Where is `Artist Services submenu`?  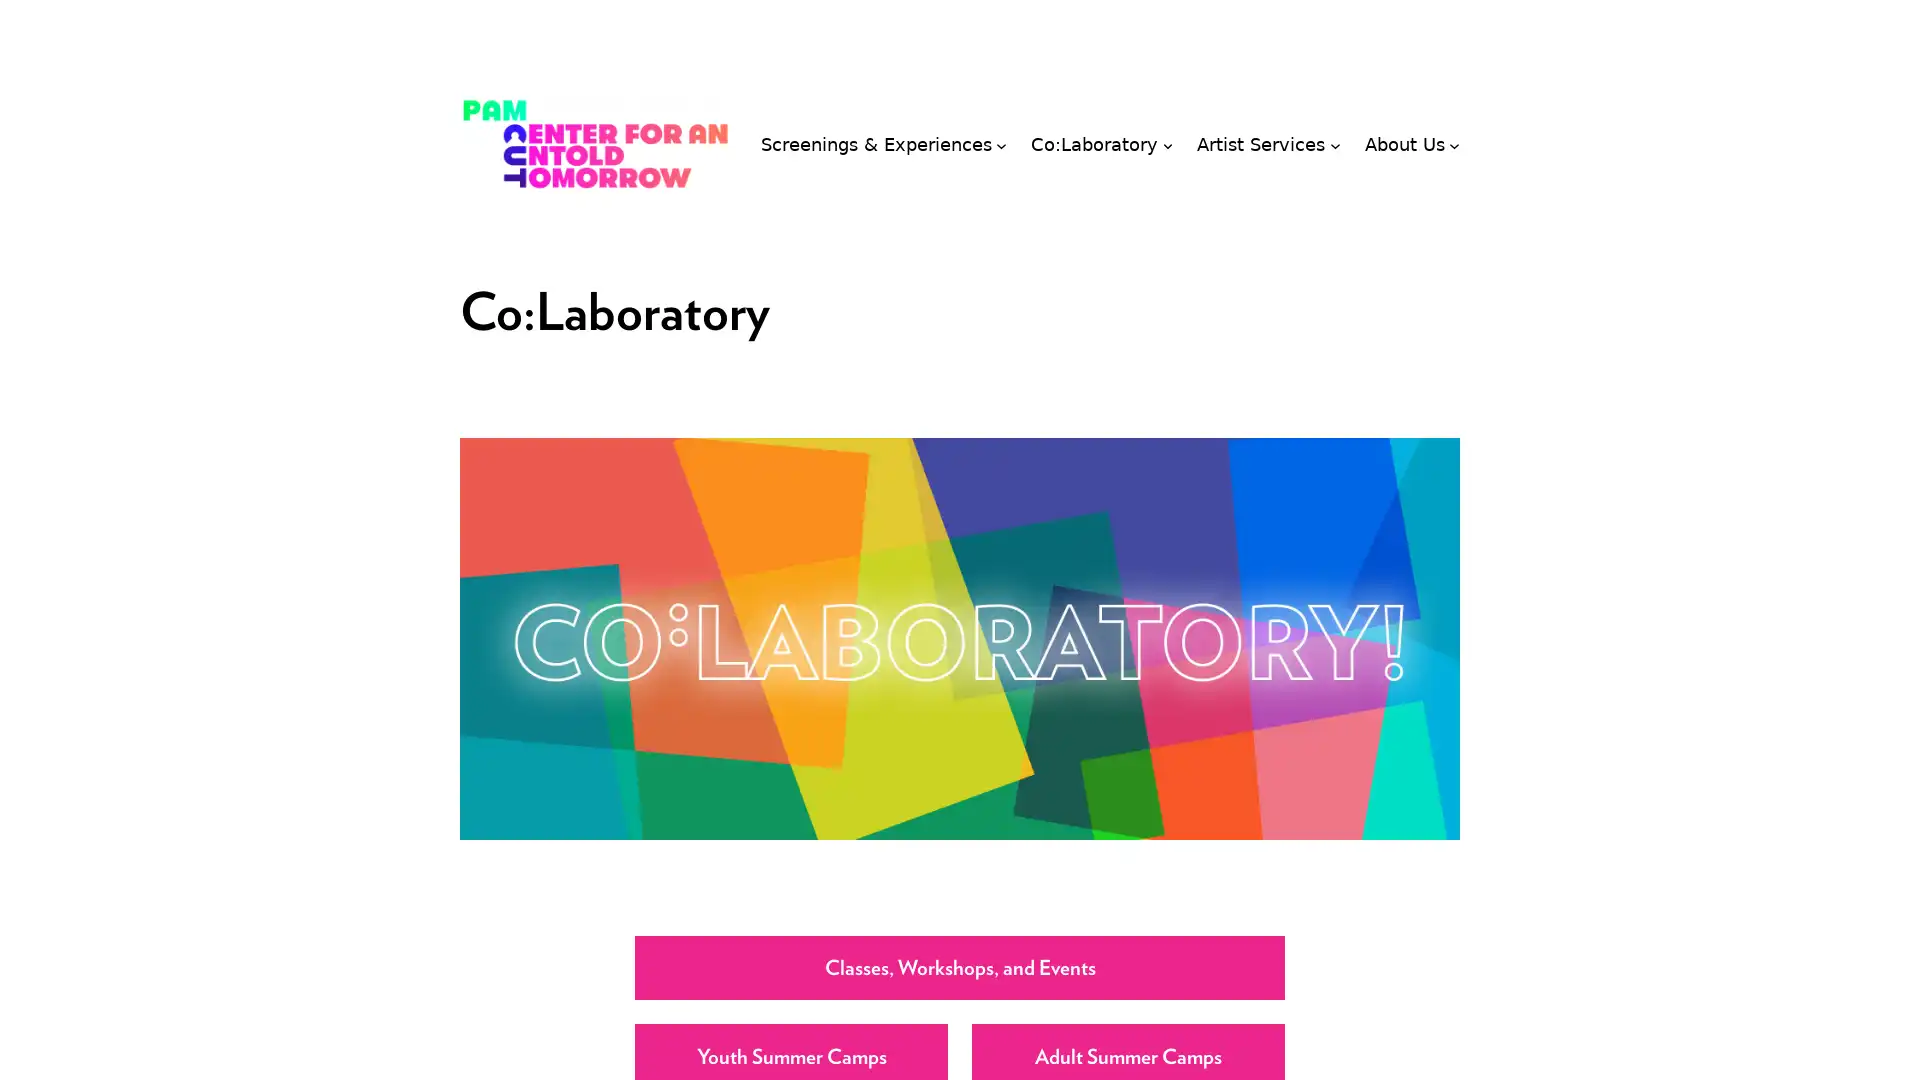
Artist Services submenu is located at coordinates (1334, 143).